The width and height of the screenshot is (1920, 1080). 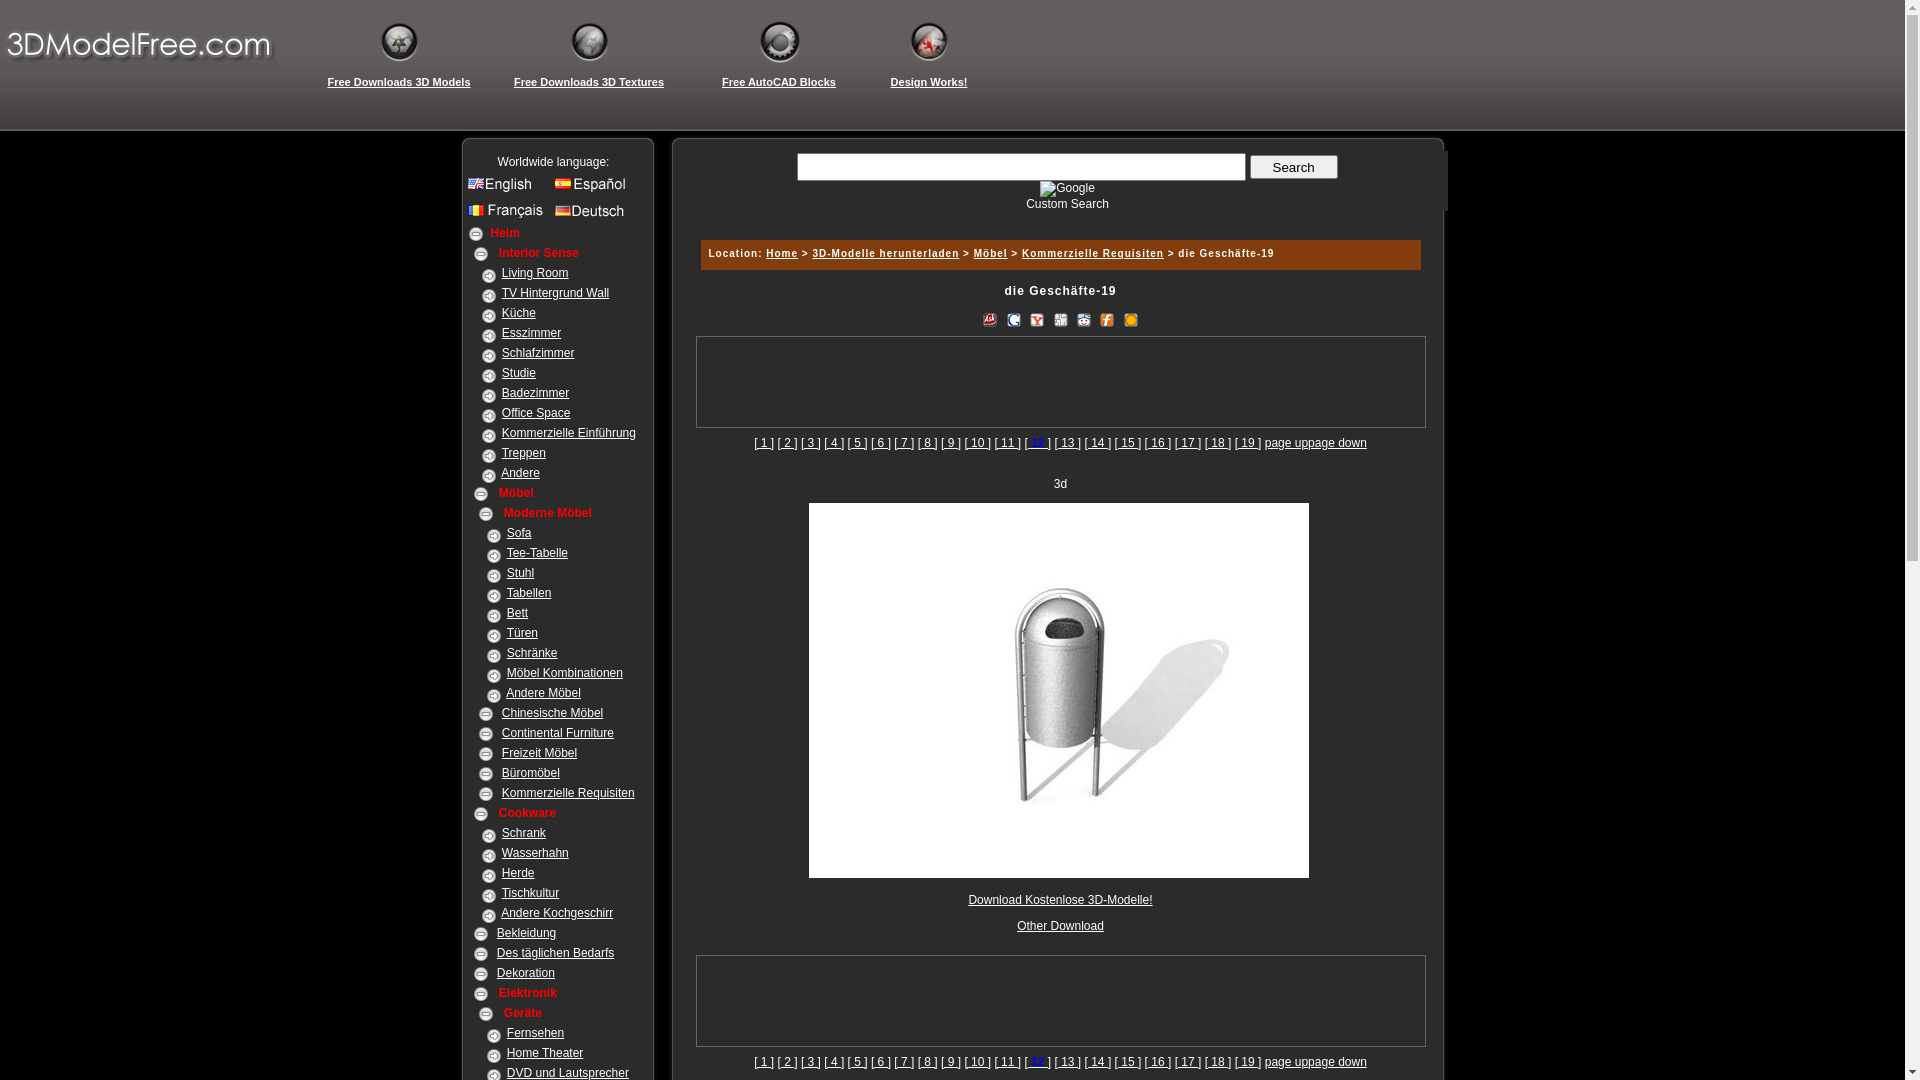 I want to click on 'Tee-Tabelle', so click(x=537, y=552).